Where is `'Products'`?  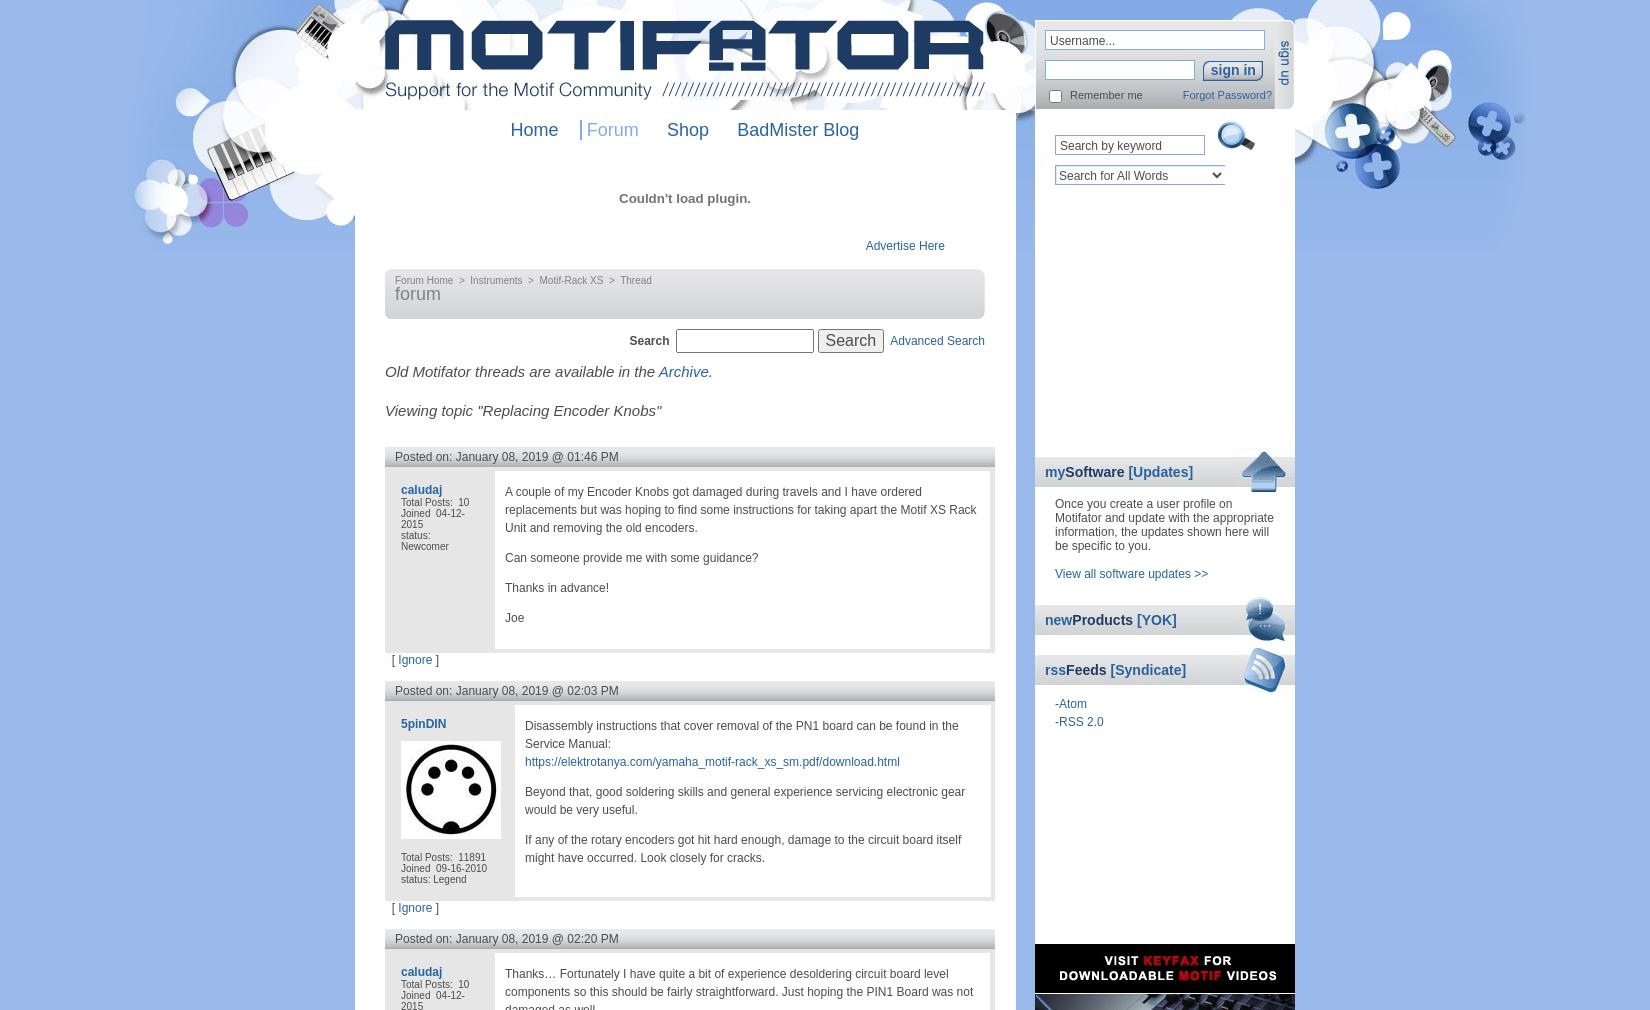 'Products' is located at coordinates (1104, 619).